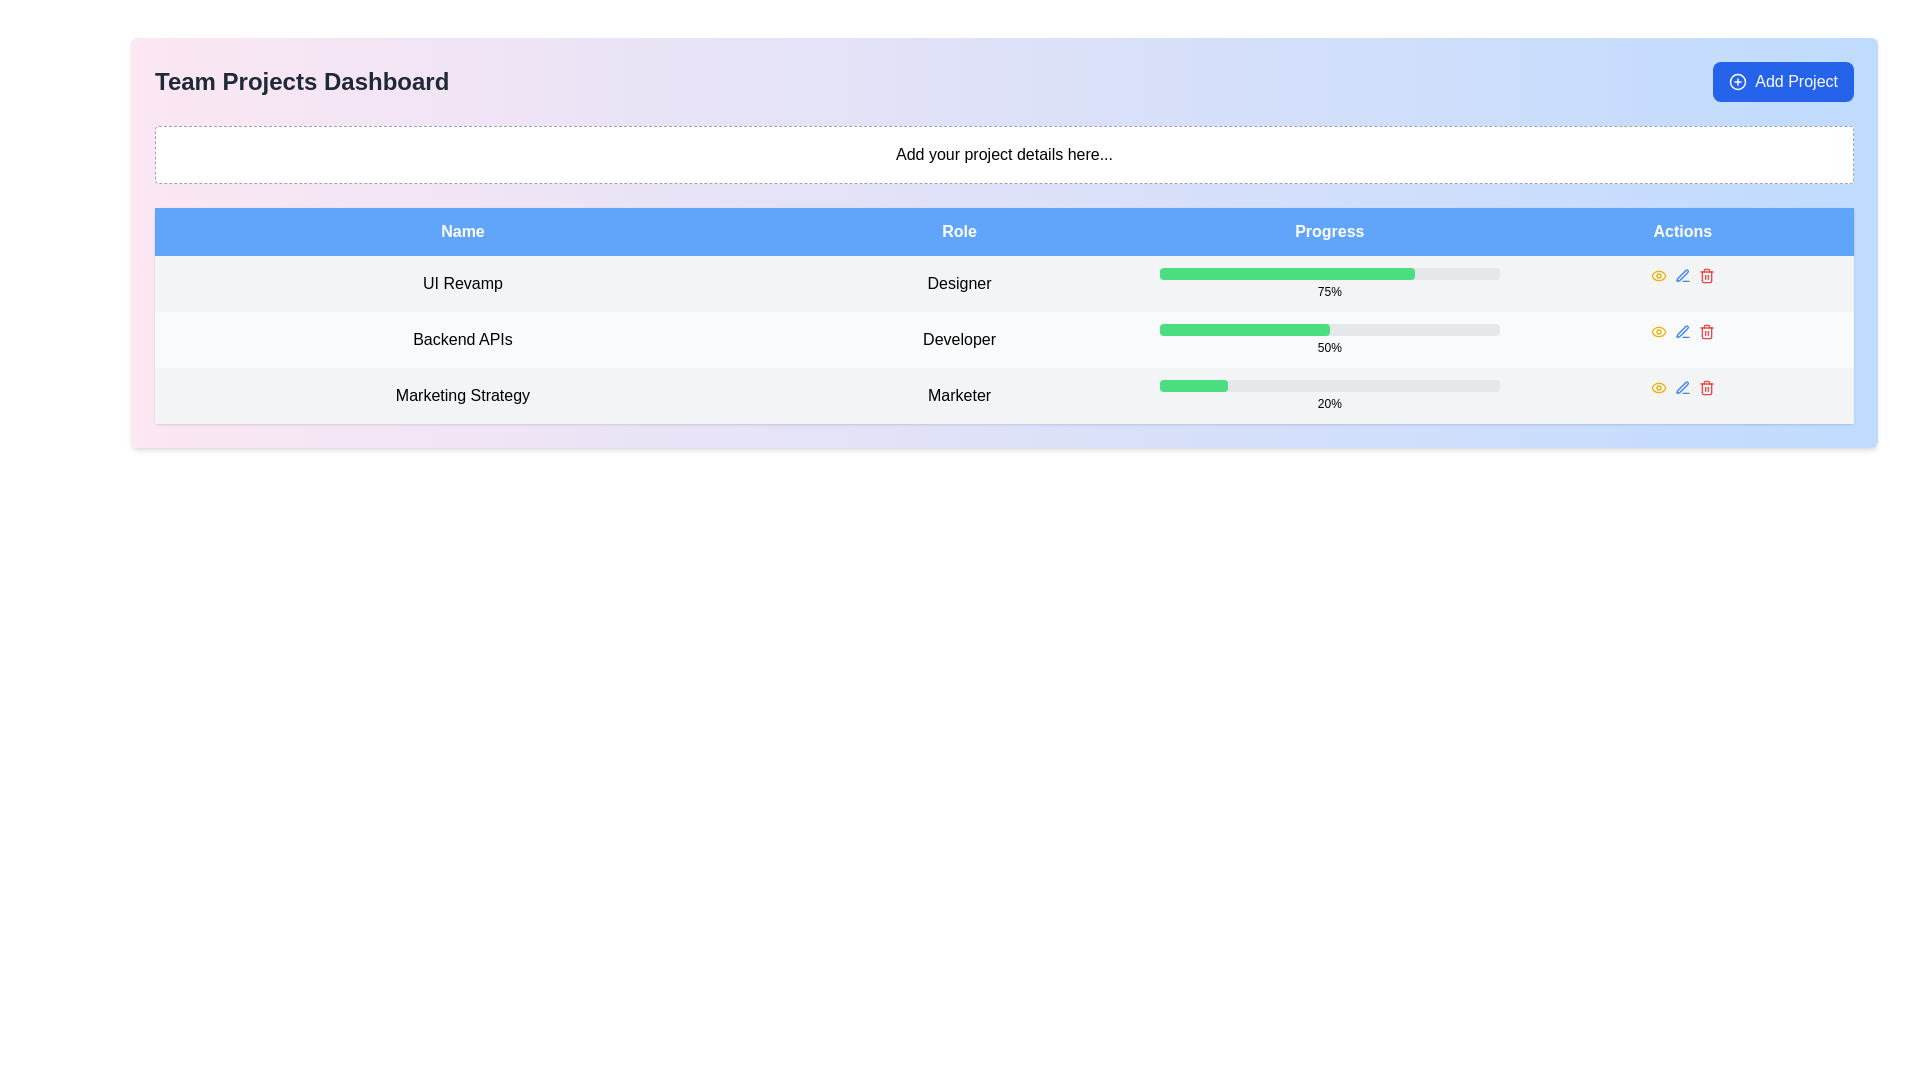  Describe the element at coordinates (1329, 338) in the screenshot. I see `the progress bar representing the completion status of the 'Backend APIs' project, which shows 50% completion in the 'Progress' column of the table` at that location.